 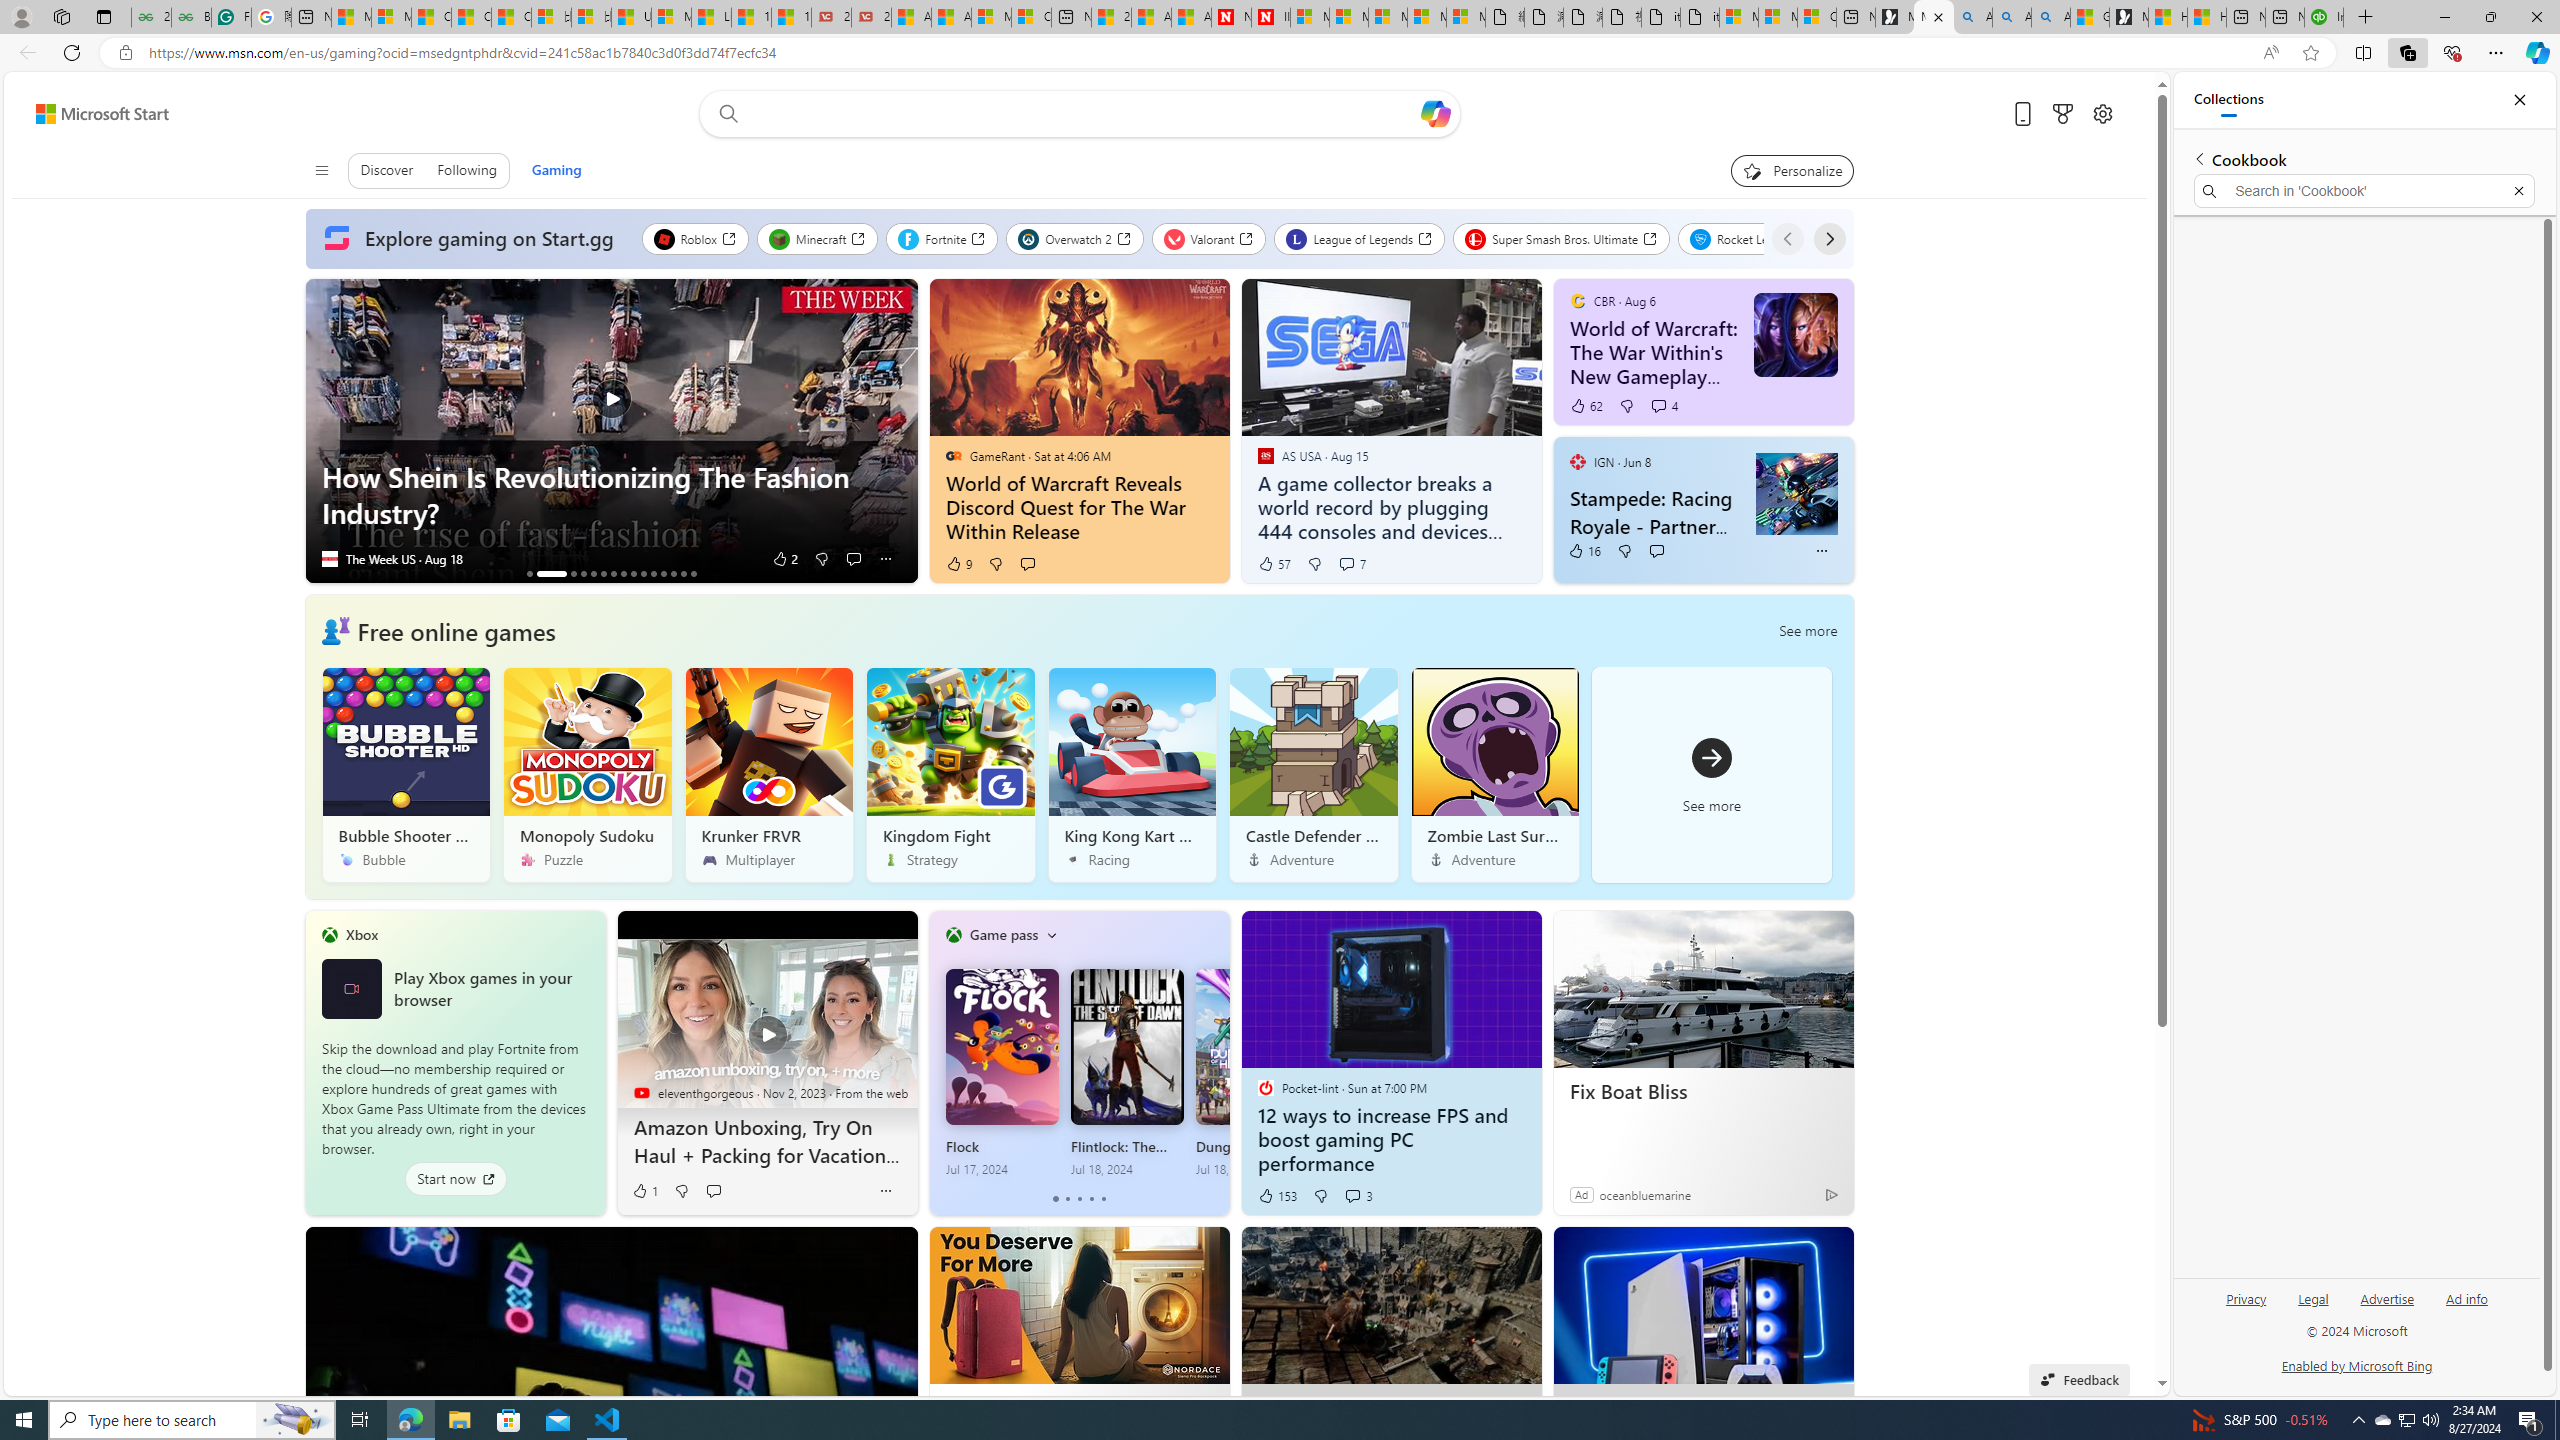 I want to click on '16 Like', so click(x=1583, y=549).